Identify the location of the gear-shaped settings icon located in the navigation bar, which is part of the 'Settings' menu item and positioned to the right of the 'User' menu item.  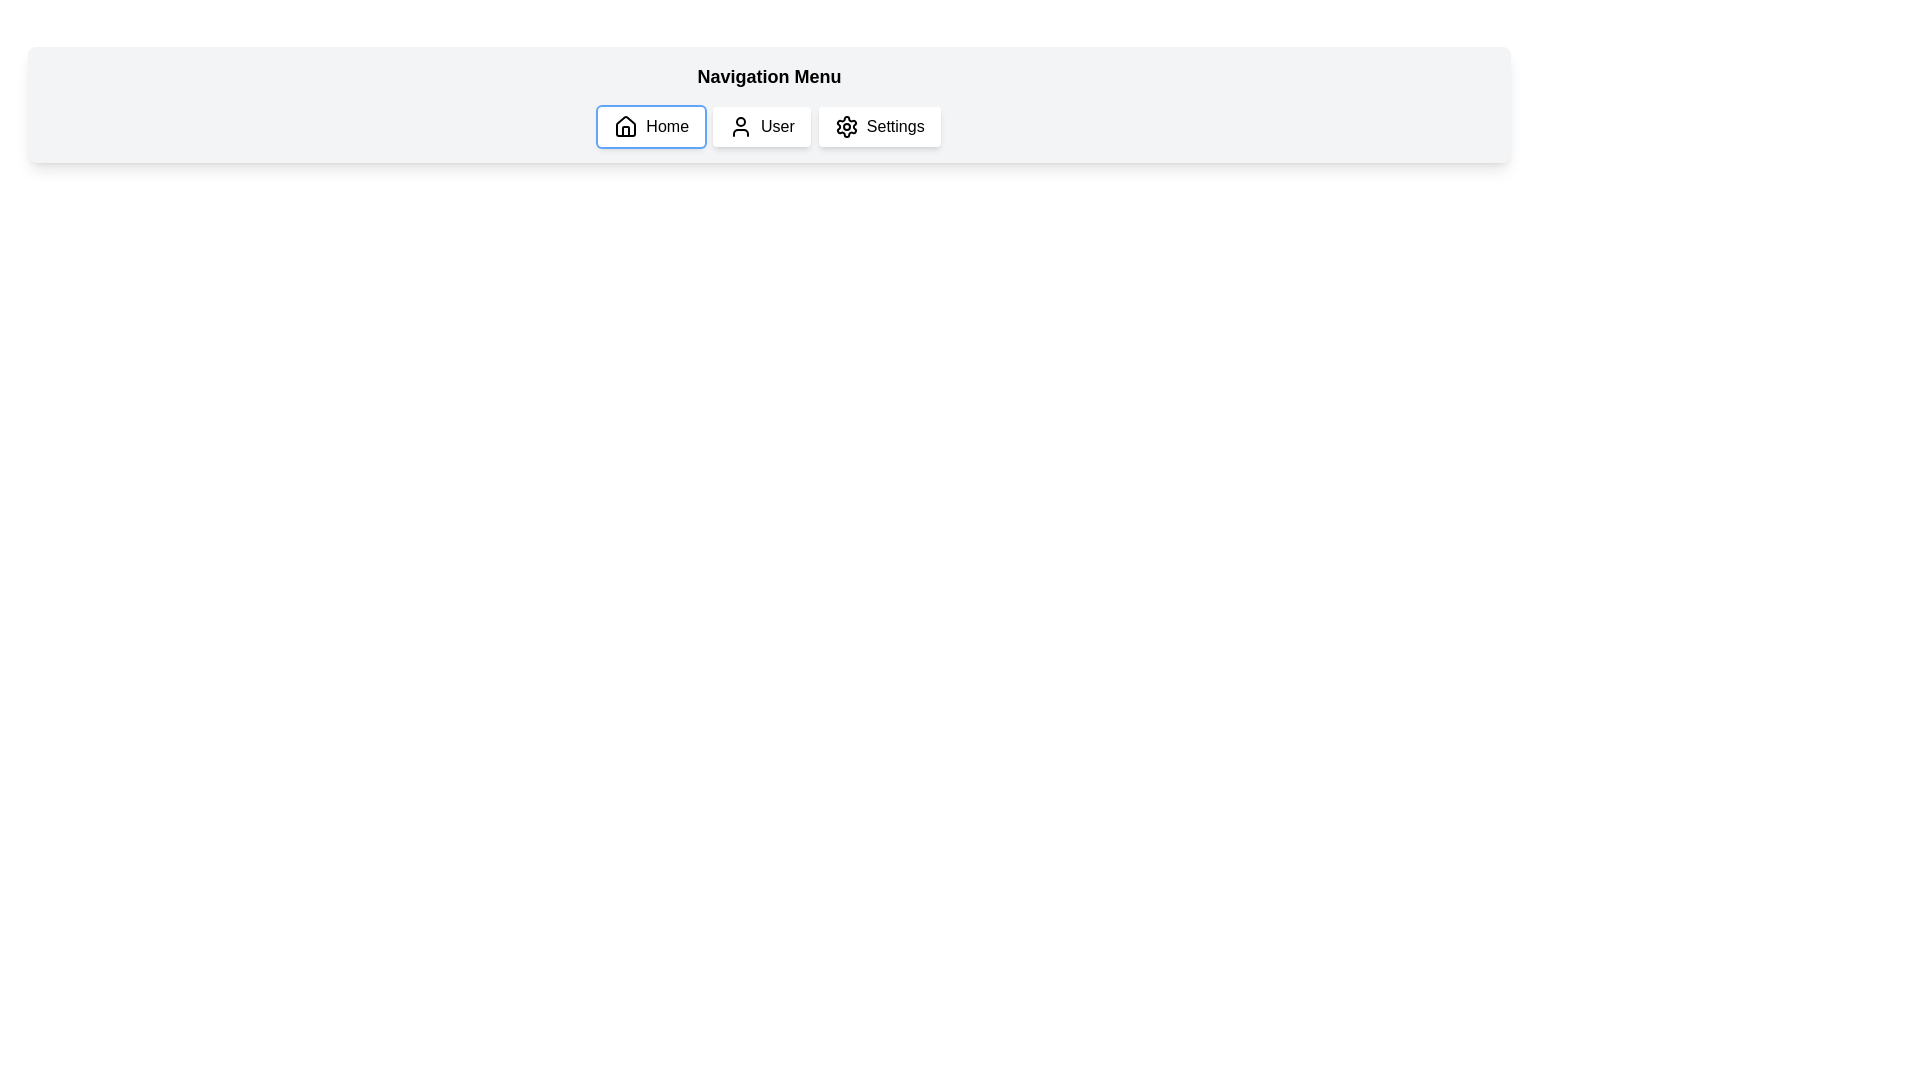
(846, 127).